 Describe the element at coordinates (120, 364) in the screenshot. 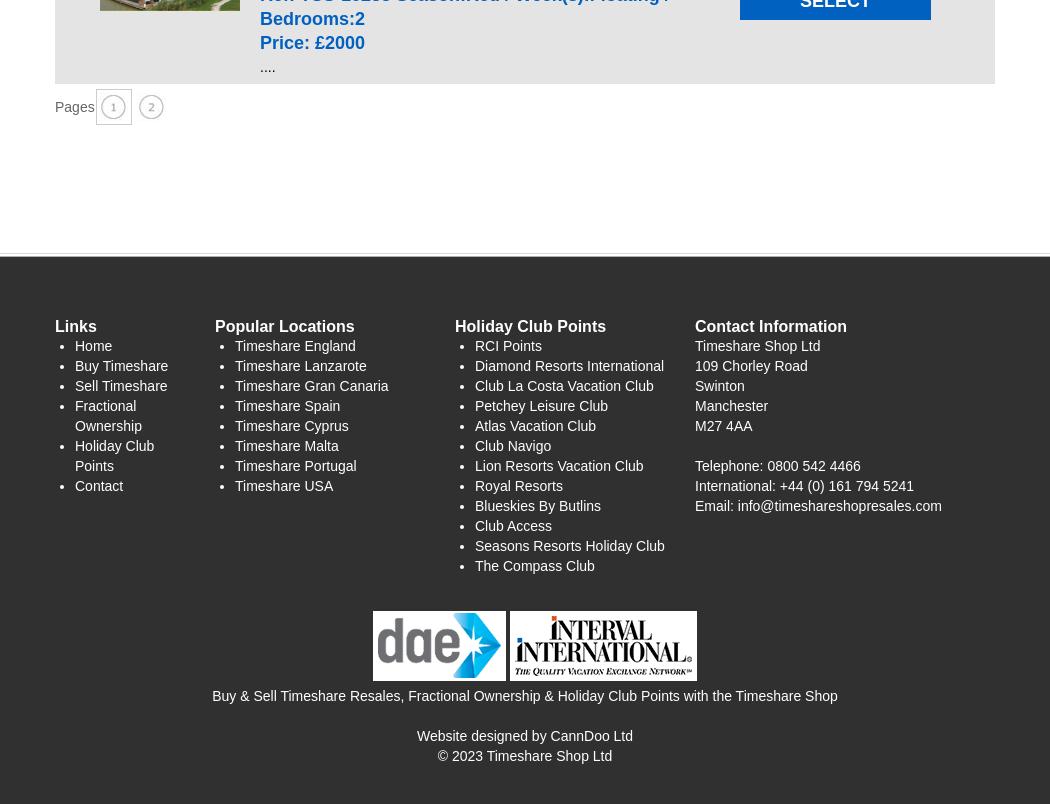

I see `'Buy Timeshare'` at that location.